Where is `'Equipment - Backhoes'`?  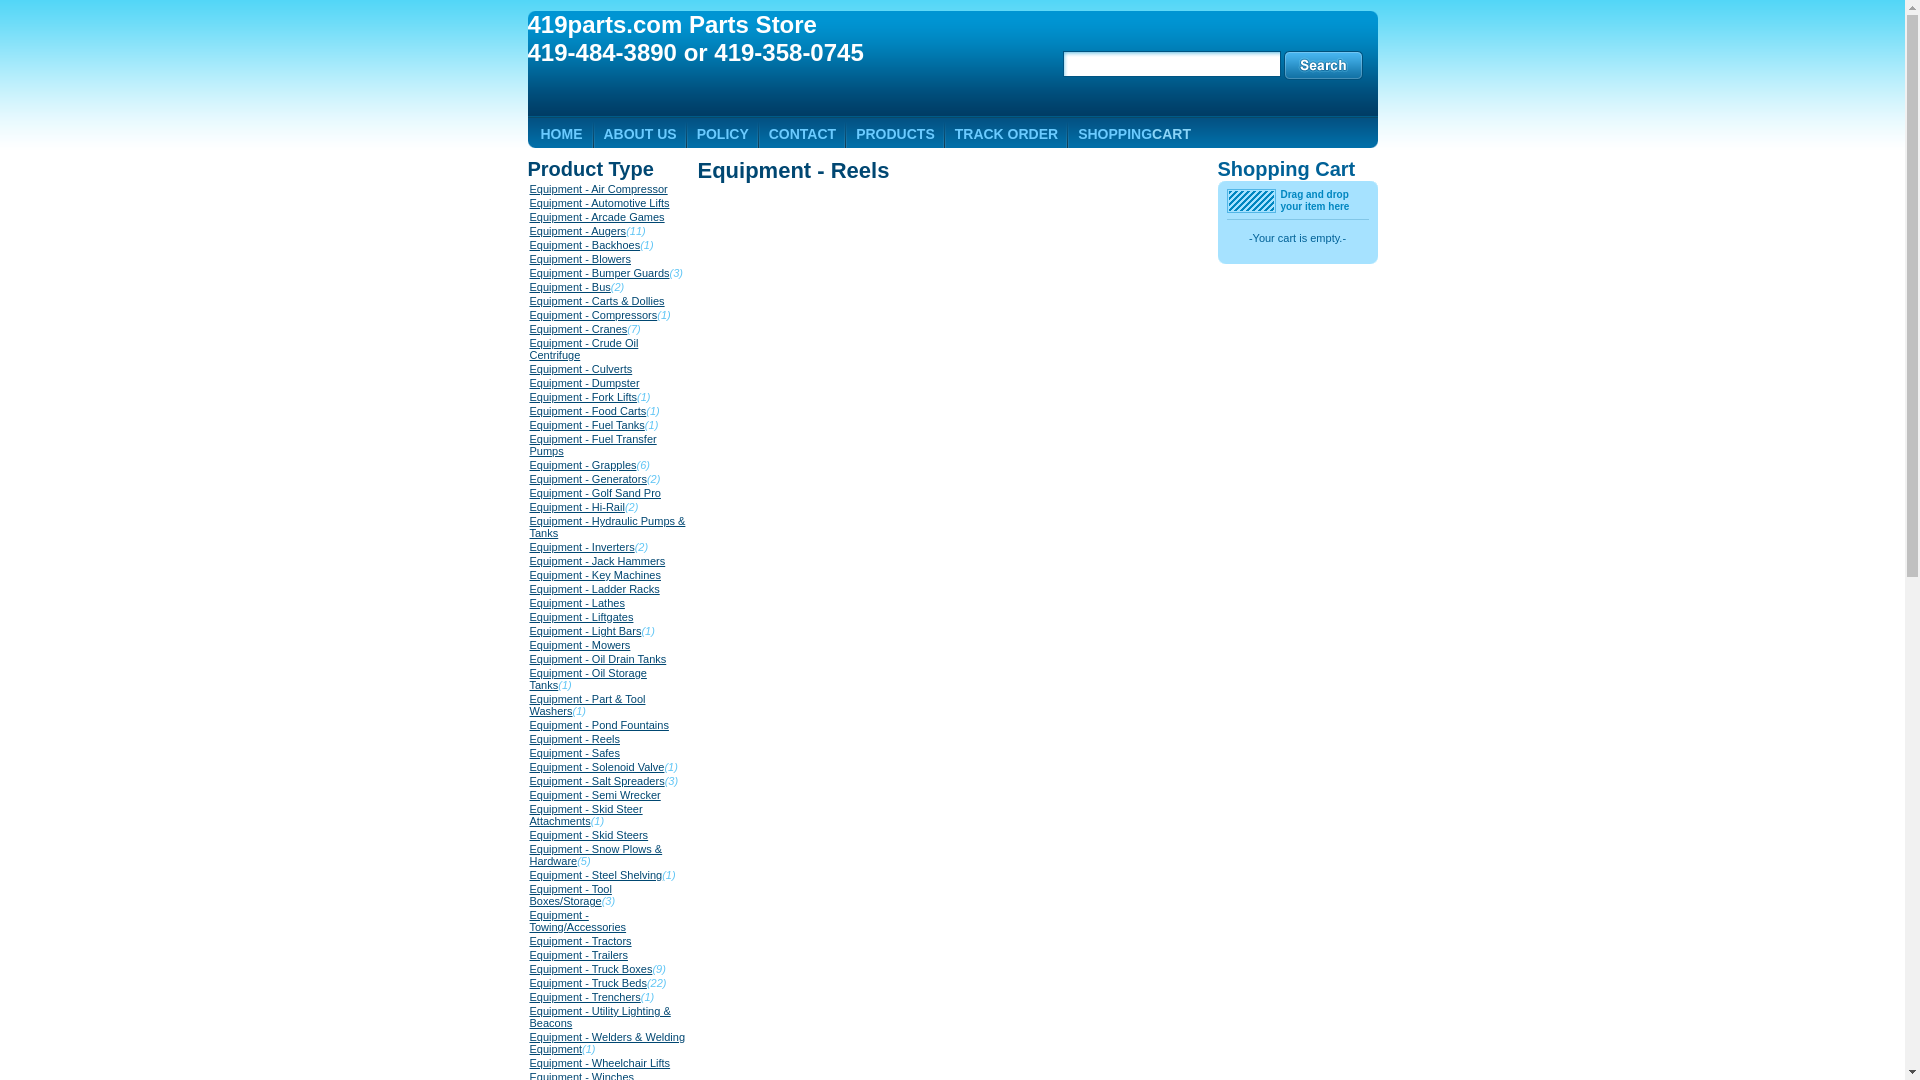
'Equipment - Backhoes' is located at coordinates (529, 244).